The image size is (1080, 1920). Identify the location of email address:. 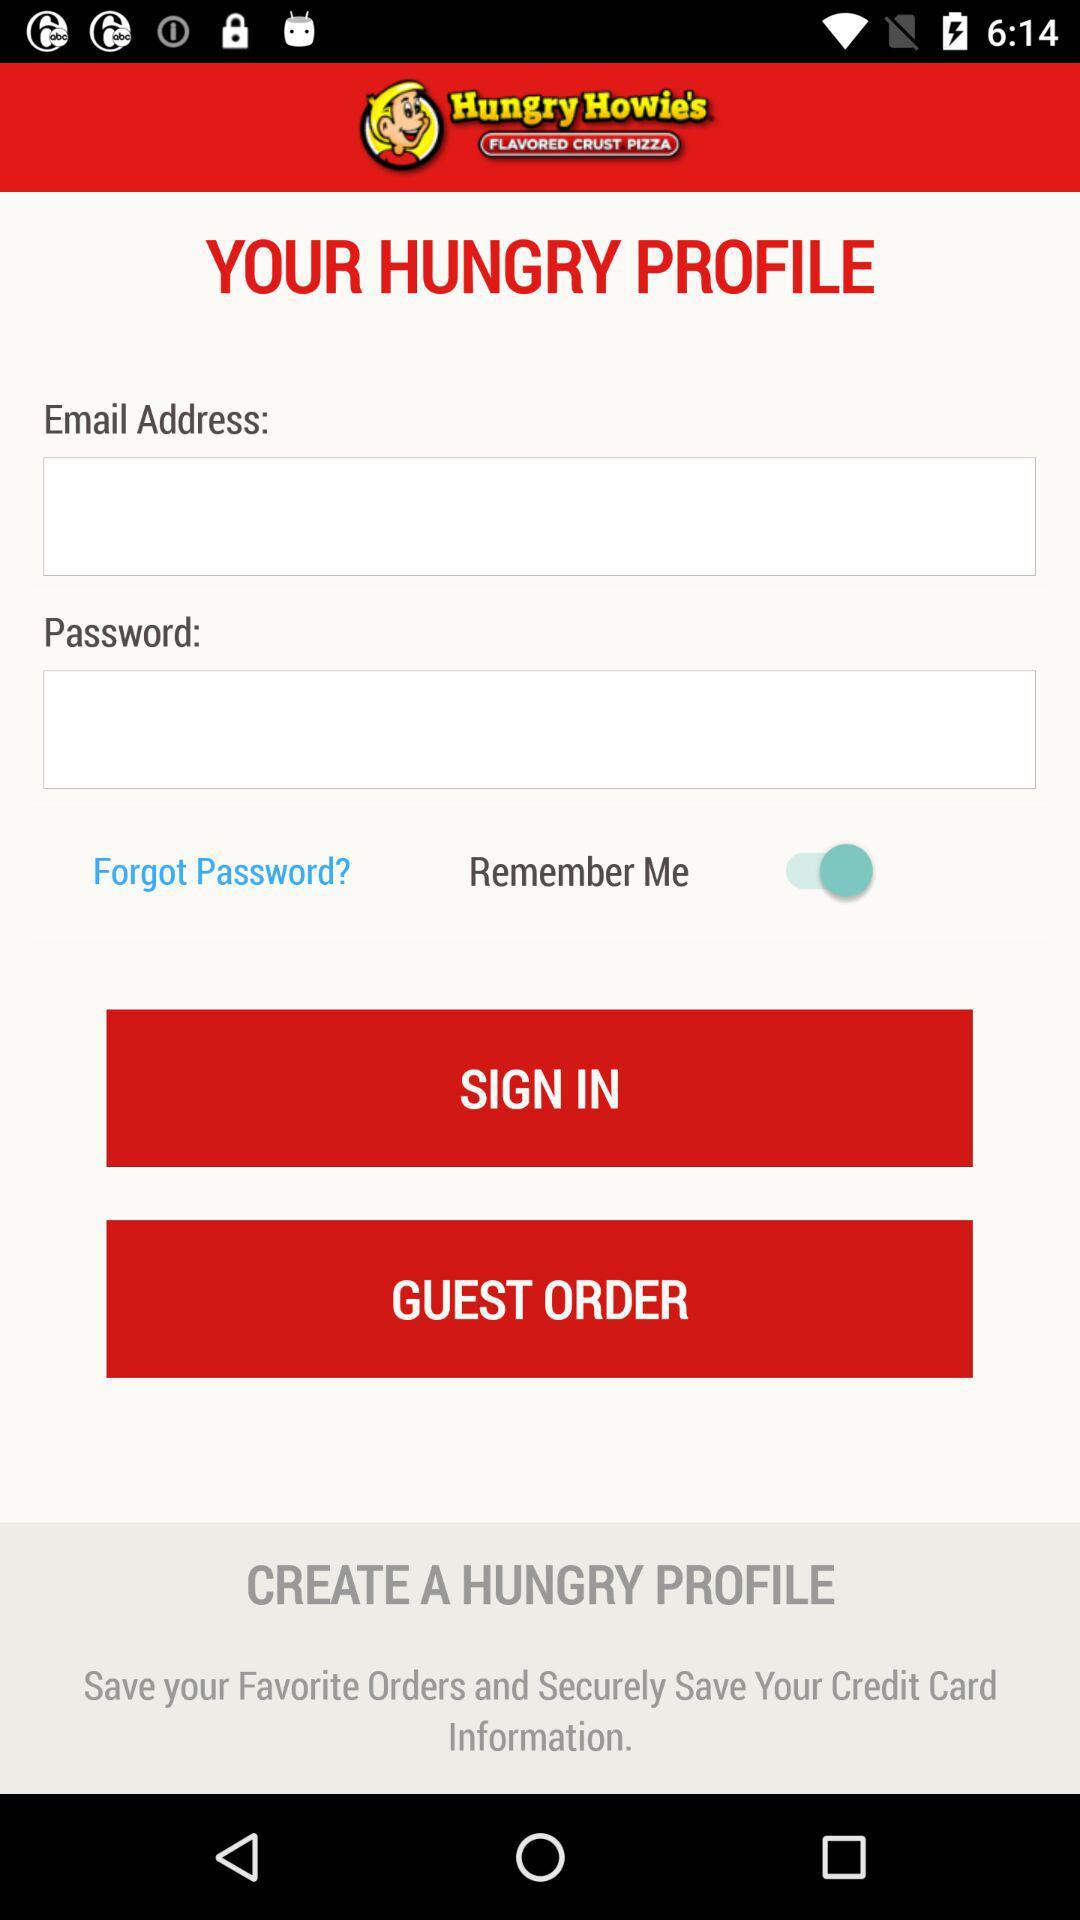
(160, 417).